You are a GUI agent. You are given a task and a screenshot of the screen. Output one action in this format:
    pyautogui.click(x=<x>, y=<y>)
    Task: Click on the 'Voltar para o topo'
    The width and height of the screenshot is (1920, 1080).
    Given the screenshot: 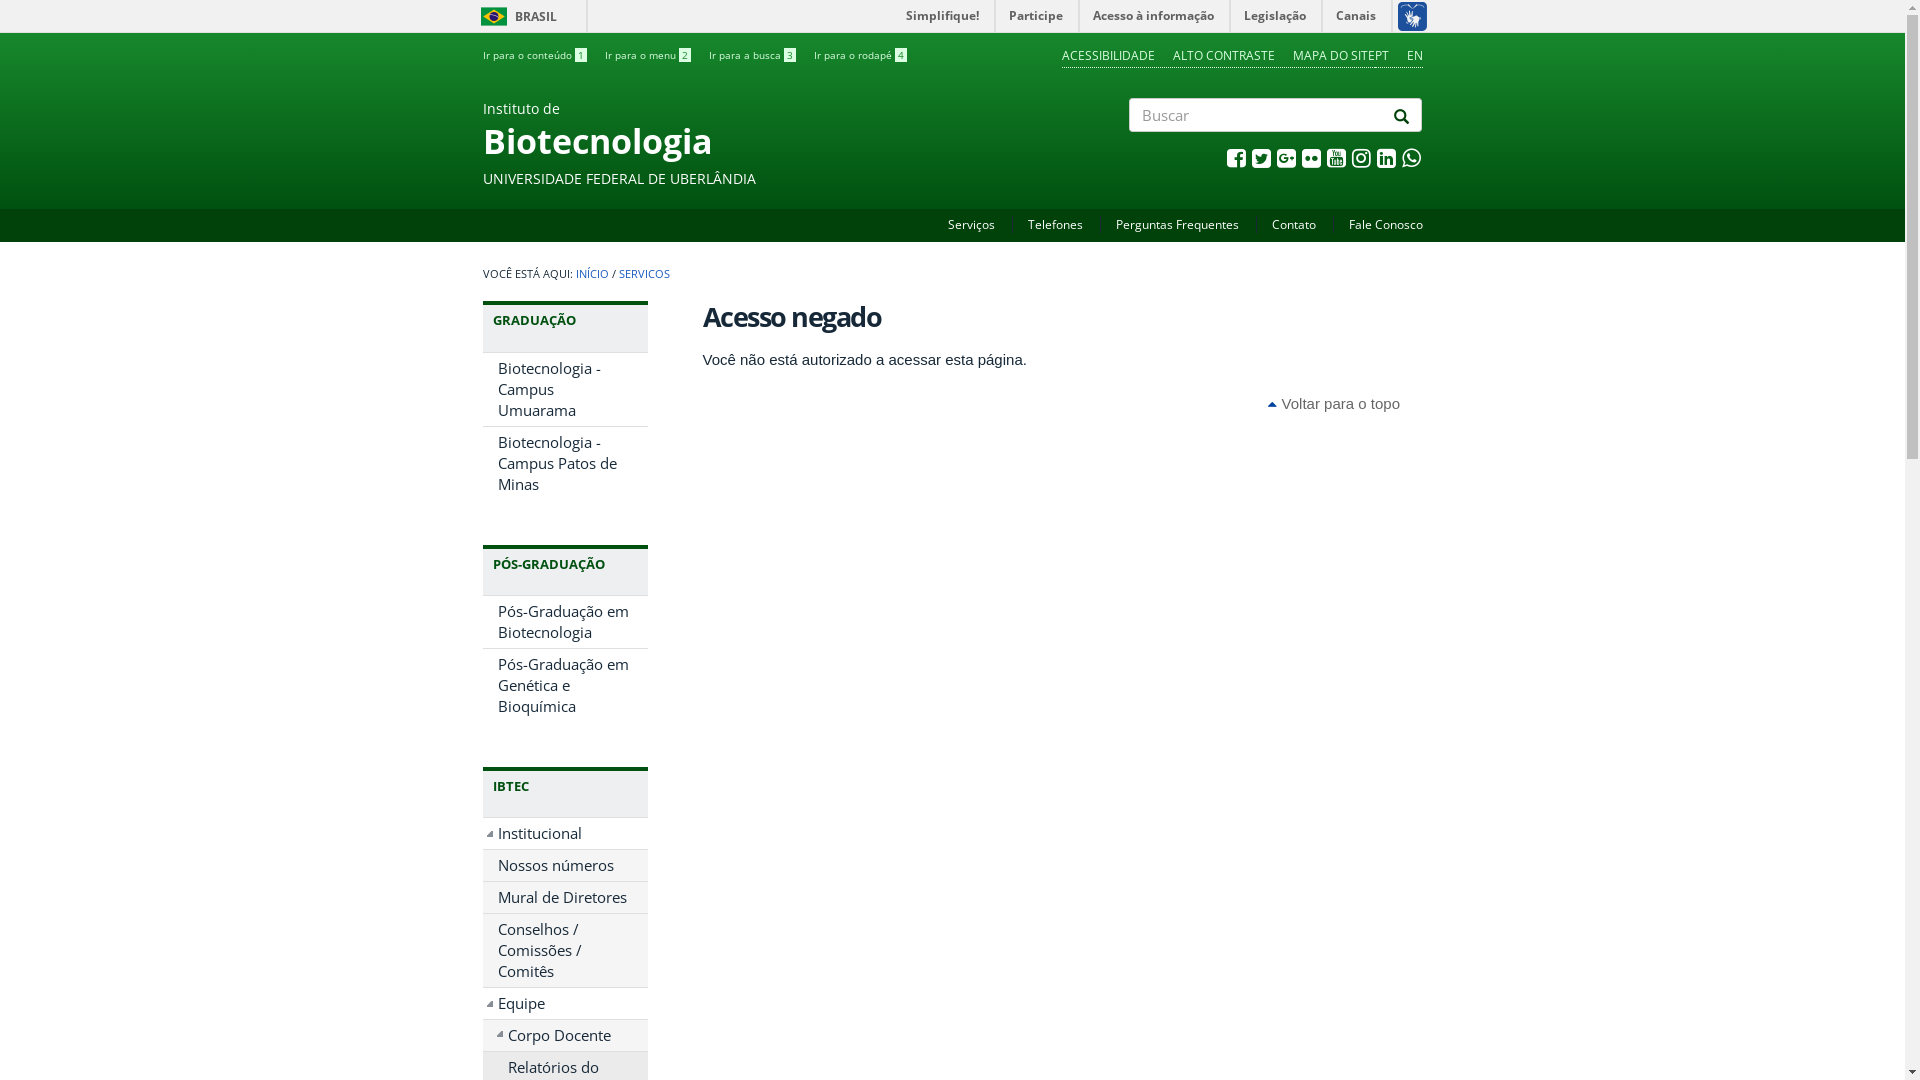 What is the action you would take?
    pyautogui.click(x=1334, y=403)
    